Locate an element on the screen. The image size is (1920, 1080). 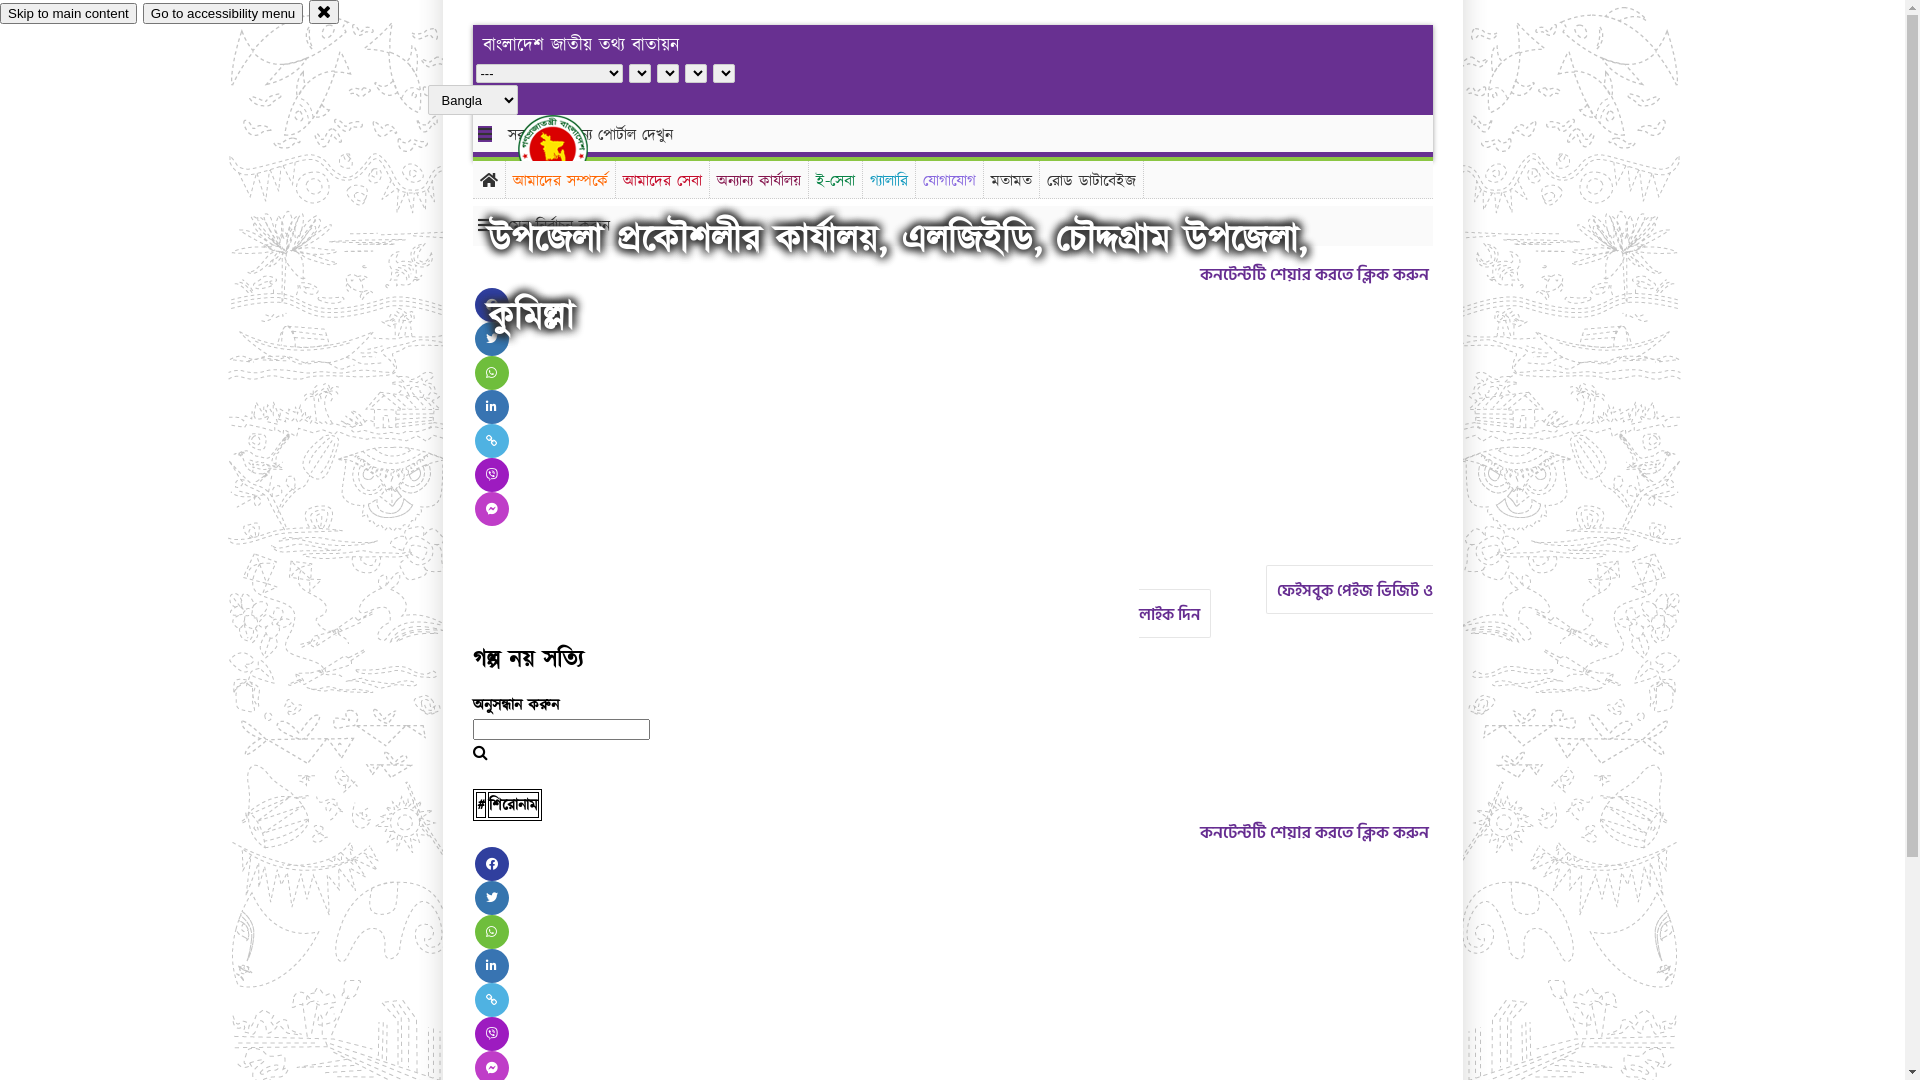
' is located at coordinates (569, 148).